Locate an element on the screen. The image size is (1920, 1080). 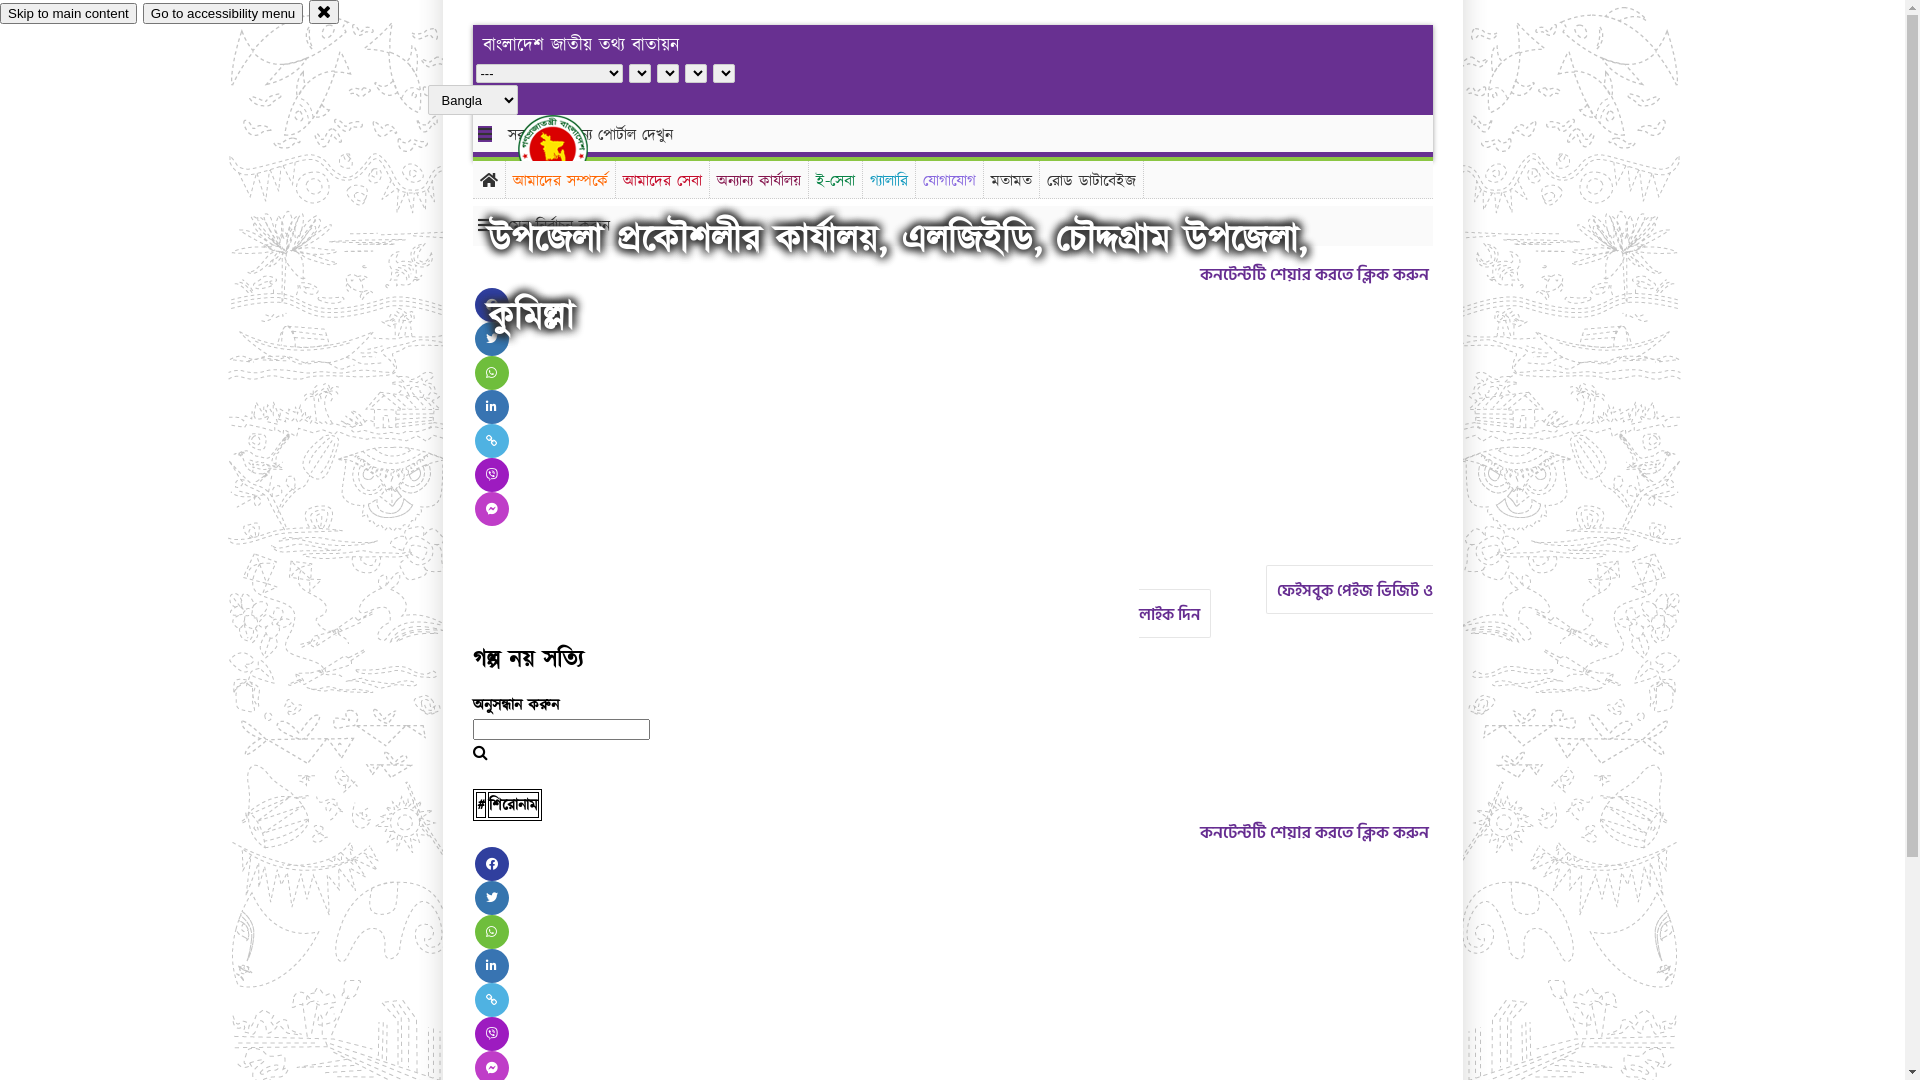
' is located at coordinates (569, 148).